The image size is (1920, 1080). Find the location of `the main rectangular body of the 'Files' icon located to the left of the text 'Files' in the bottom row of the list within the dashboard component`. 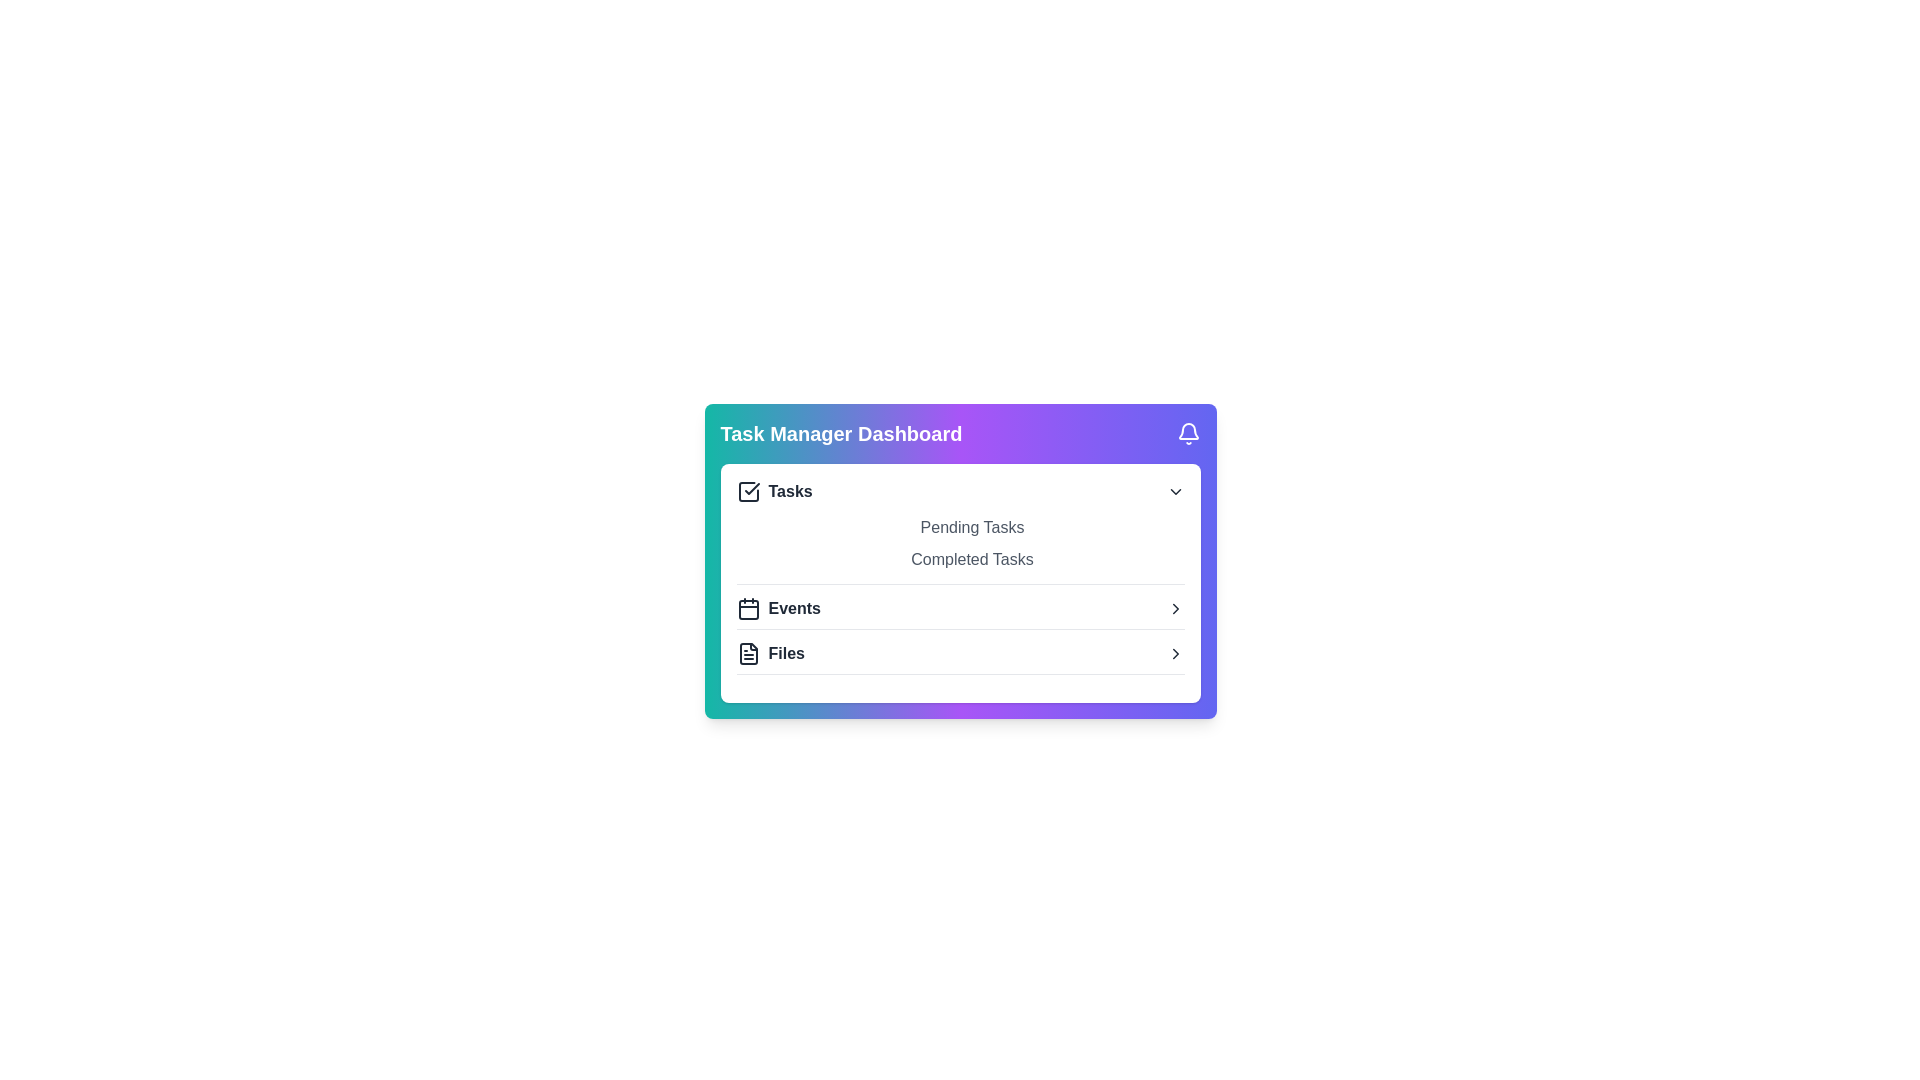

the main rectangular body of the 'Files' icon located to the left of the text 'Files' in the bottom row of the list within the dashboard component is located at coordinates (747, 654).